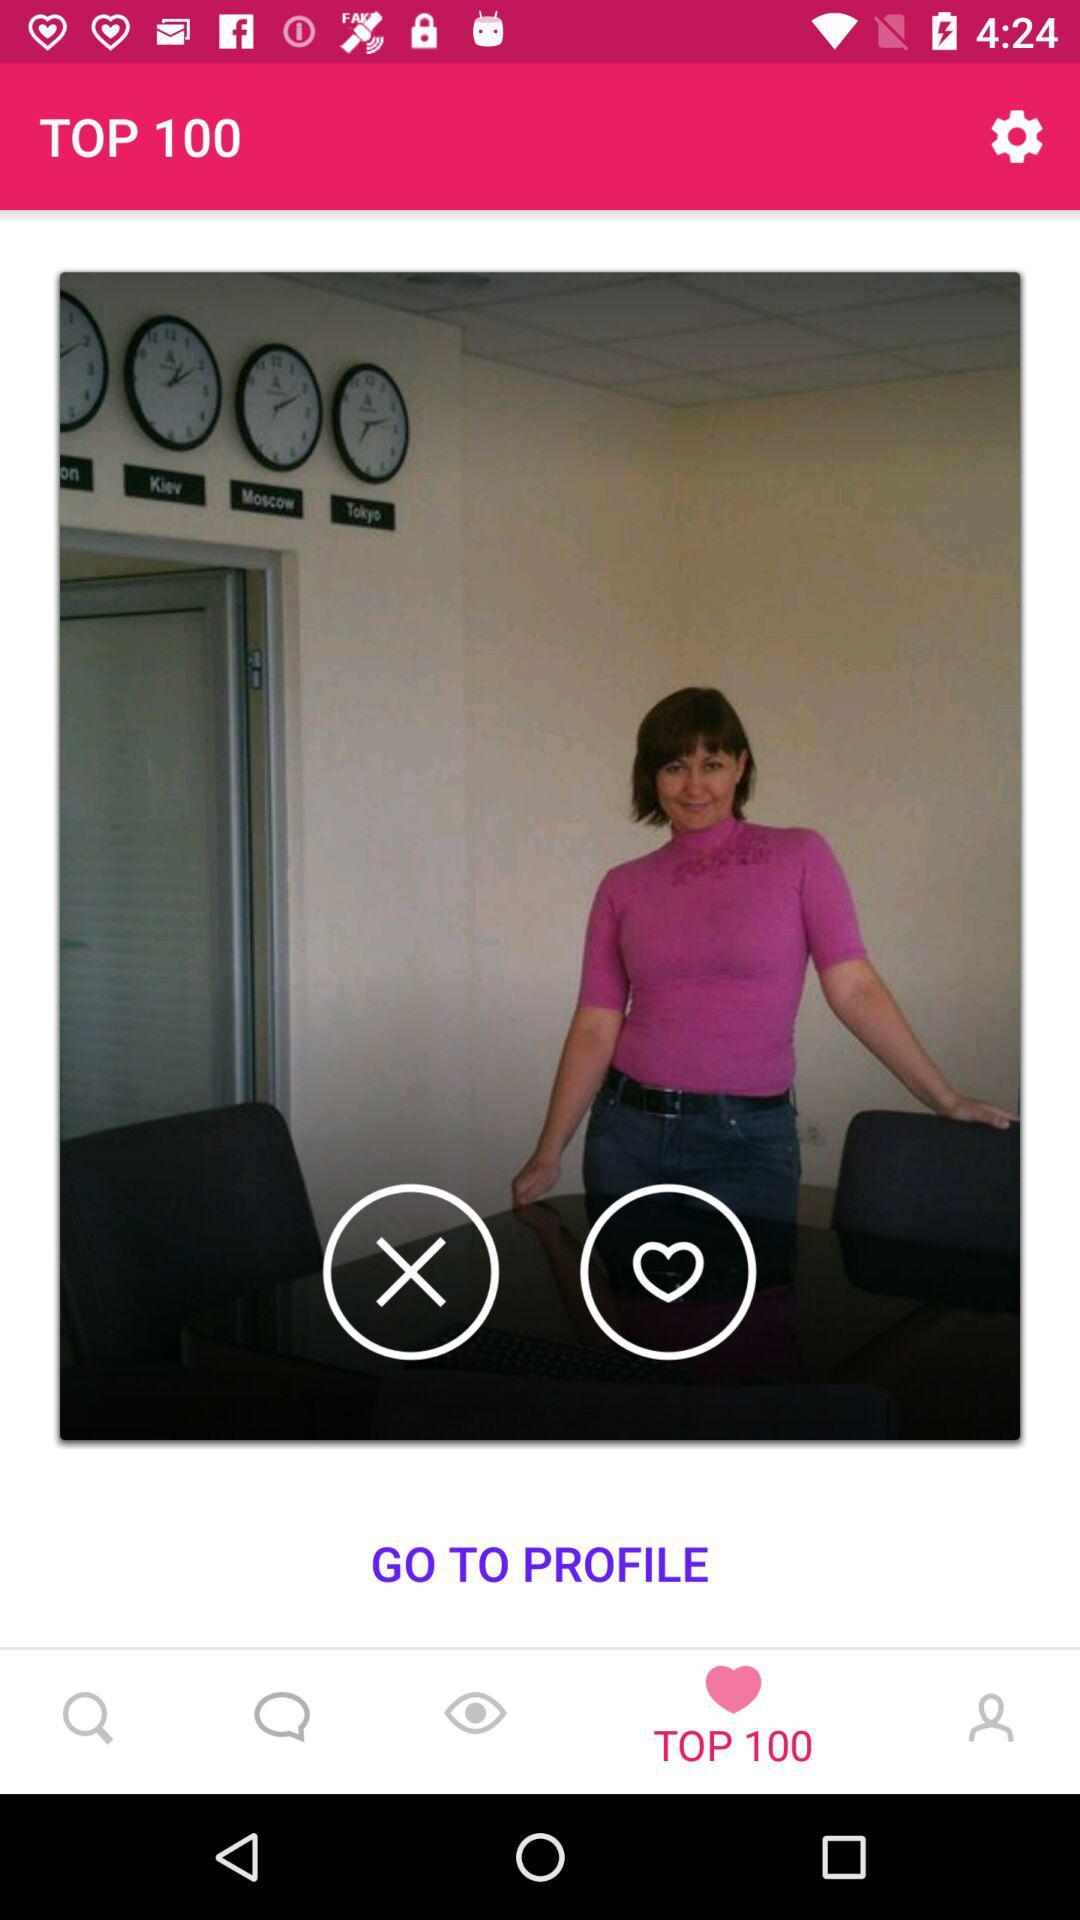 The width and height of the screenshot is (1080, 1920). I want to click on the location_crosshair icon, so click(475, 1721).